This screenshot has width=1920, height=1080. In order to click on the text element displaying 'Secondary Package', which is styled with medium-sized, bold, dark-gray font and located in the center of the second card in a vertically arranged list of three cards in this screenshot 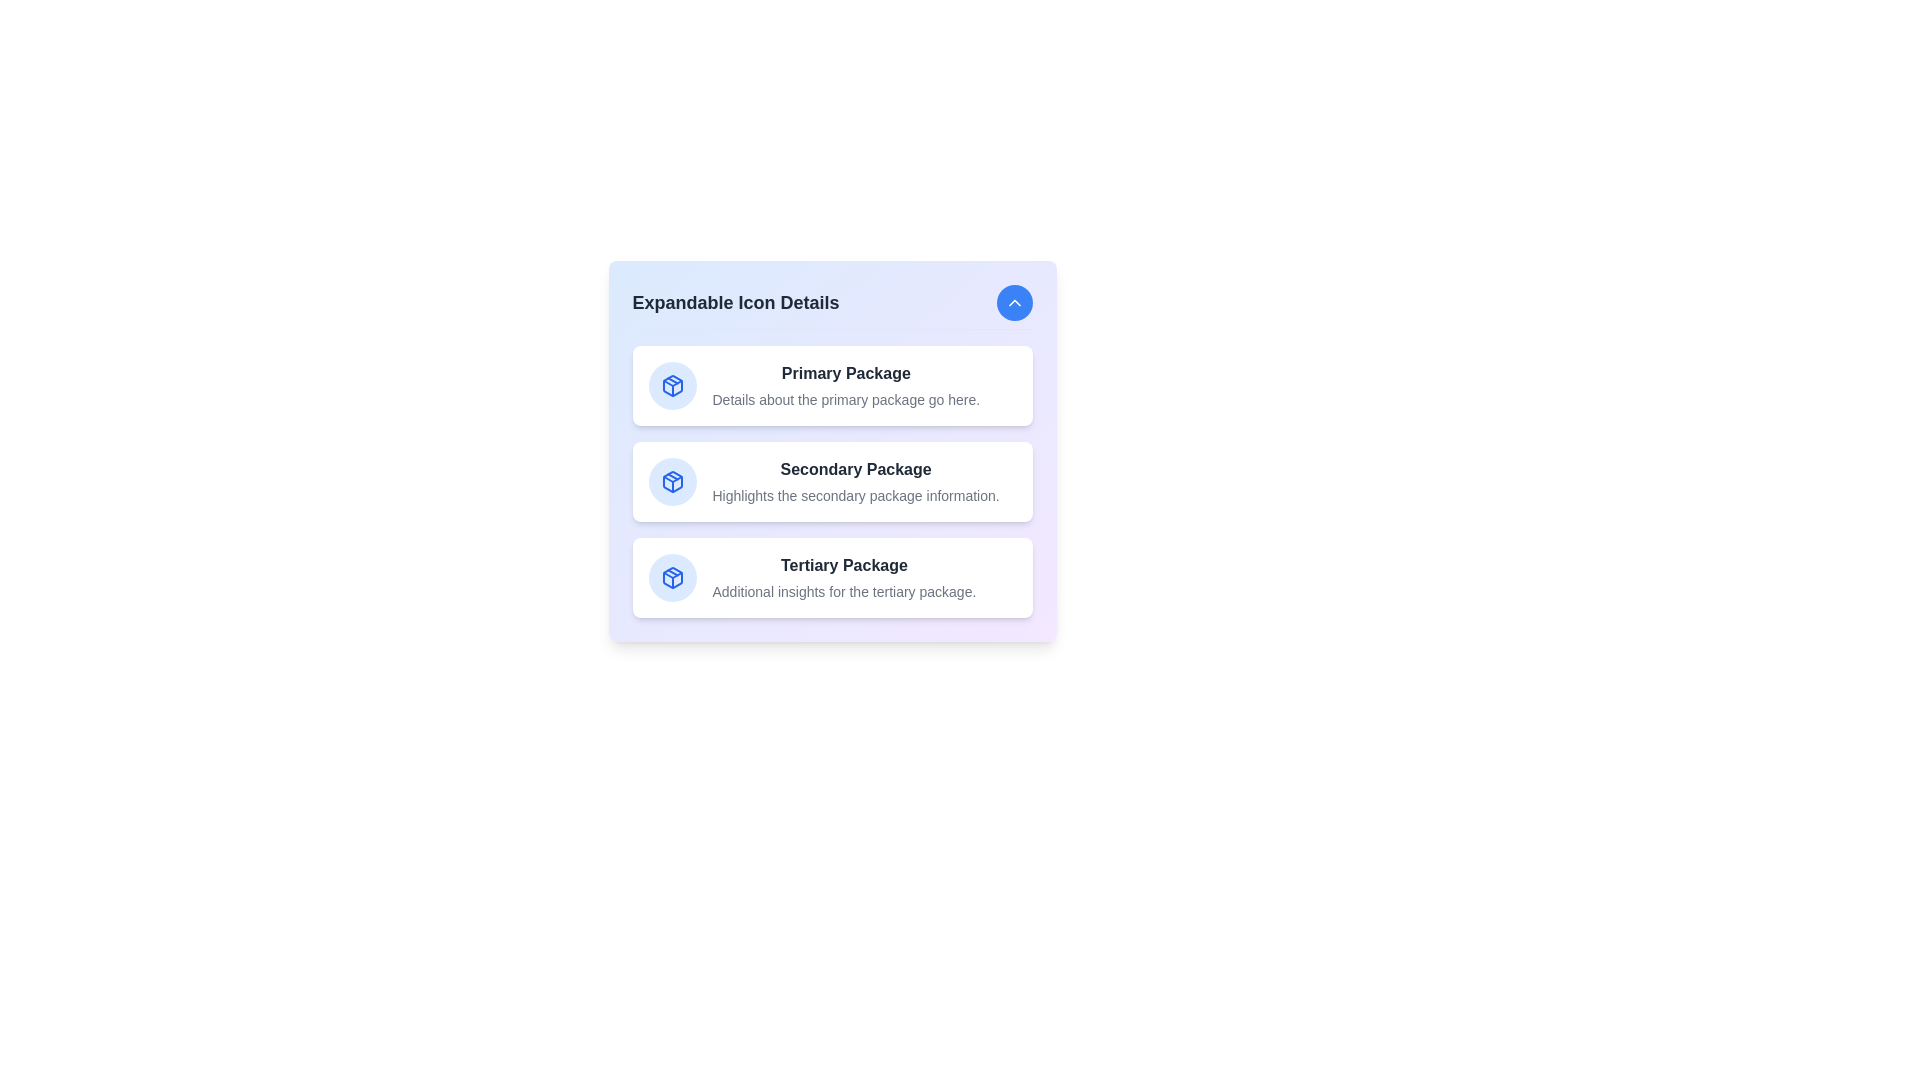, I will do `click(856, 470)`.